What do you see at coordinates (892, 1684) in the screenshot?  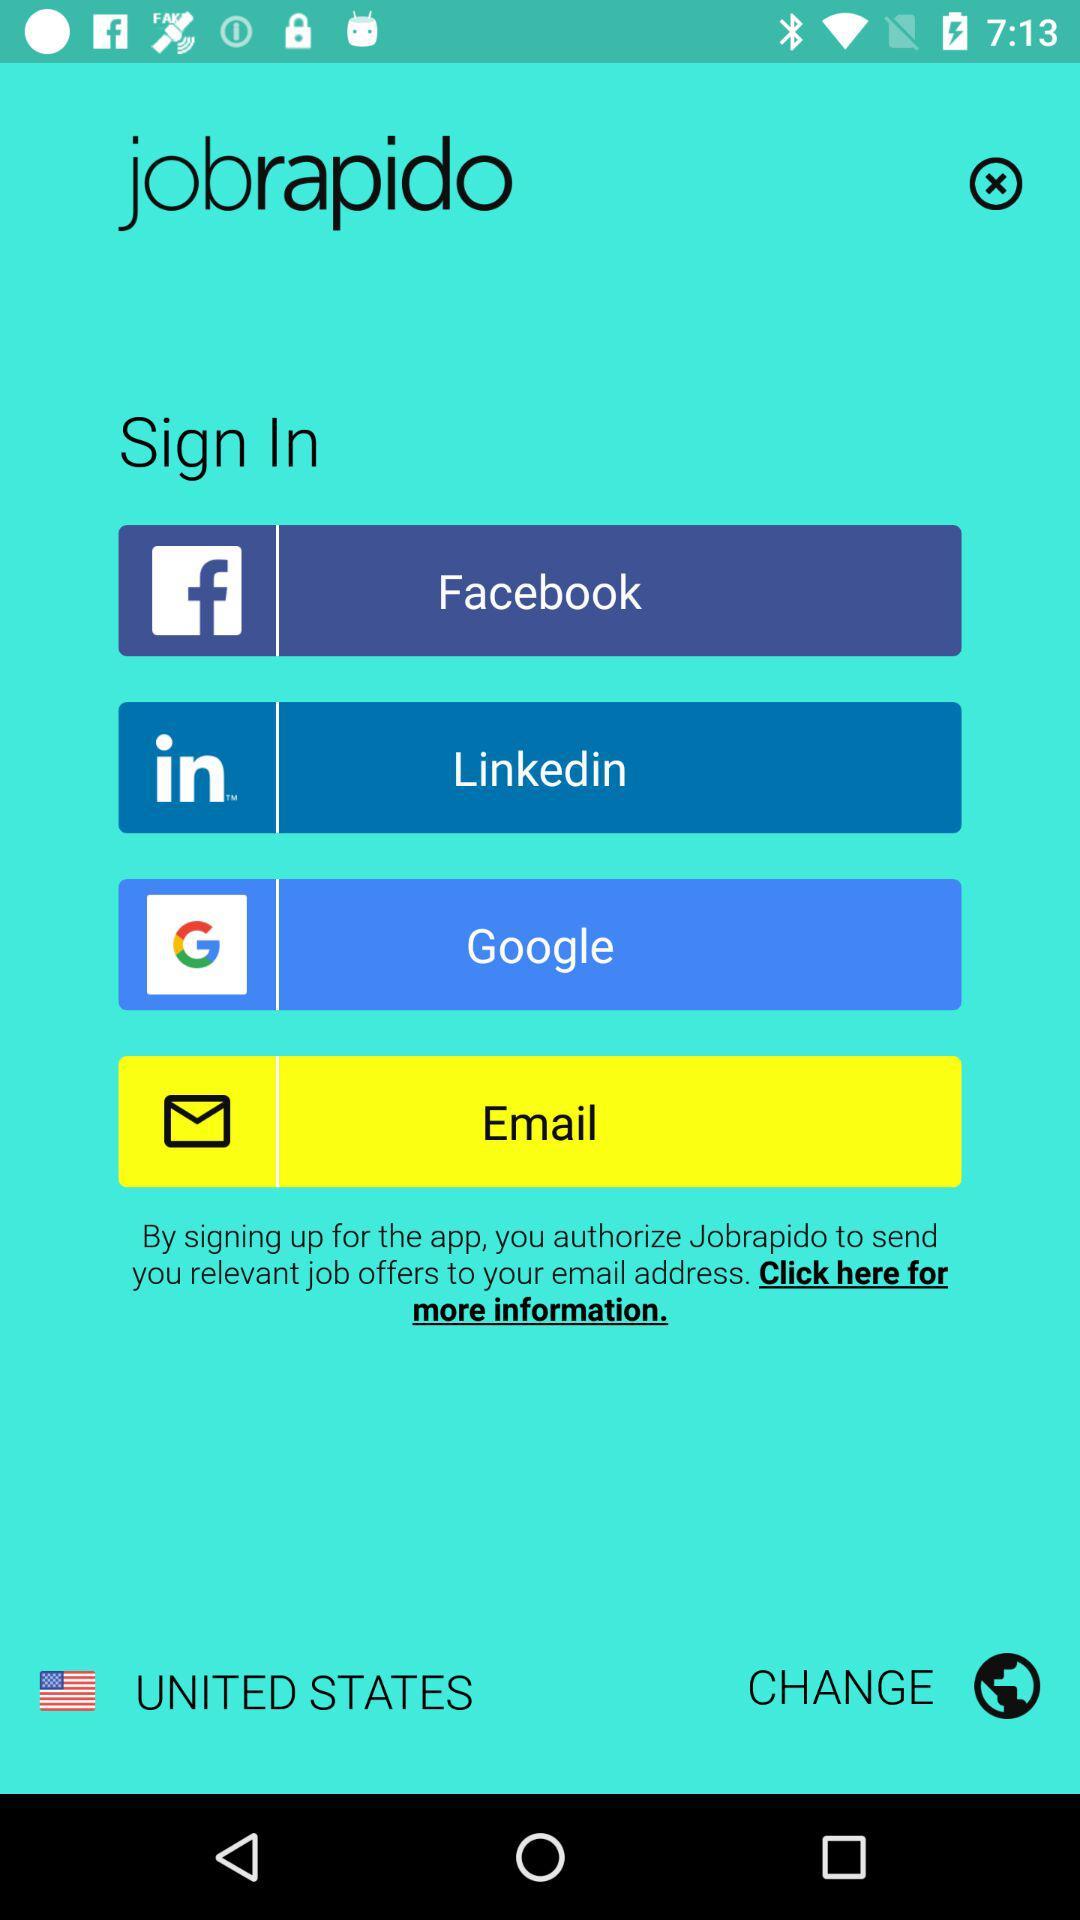 I see `the icon below by signing up icon` at bounding box center [892, 1684].